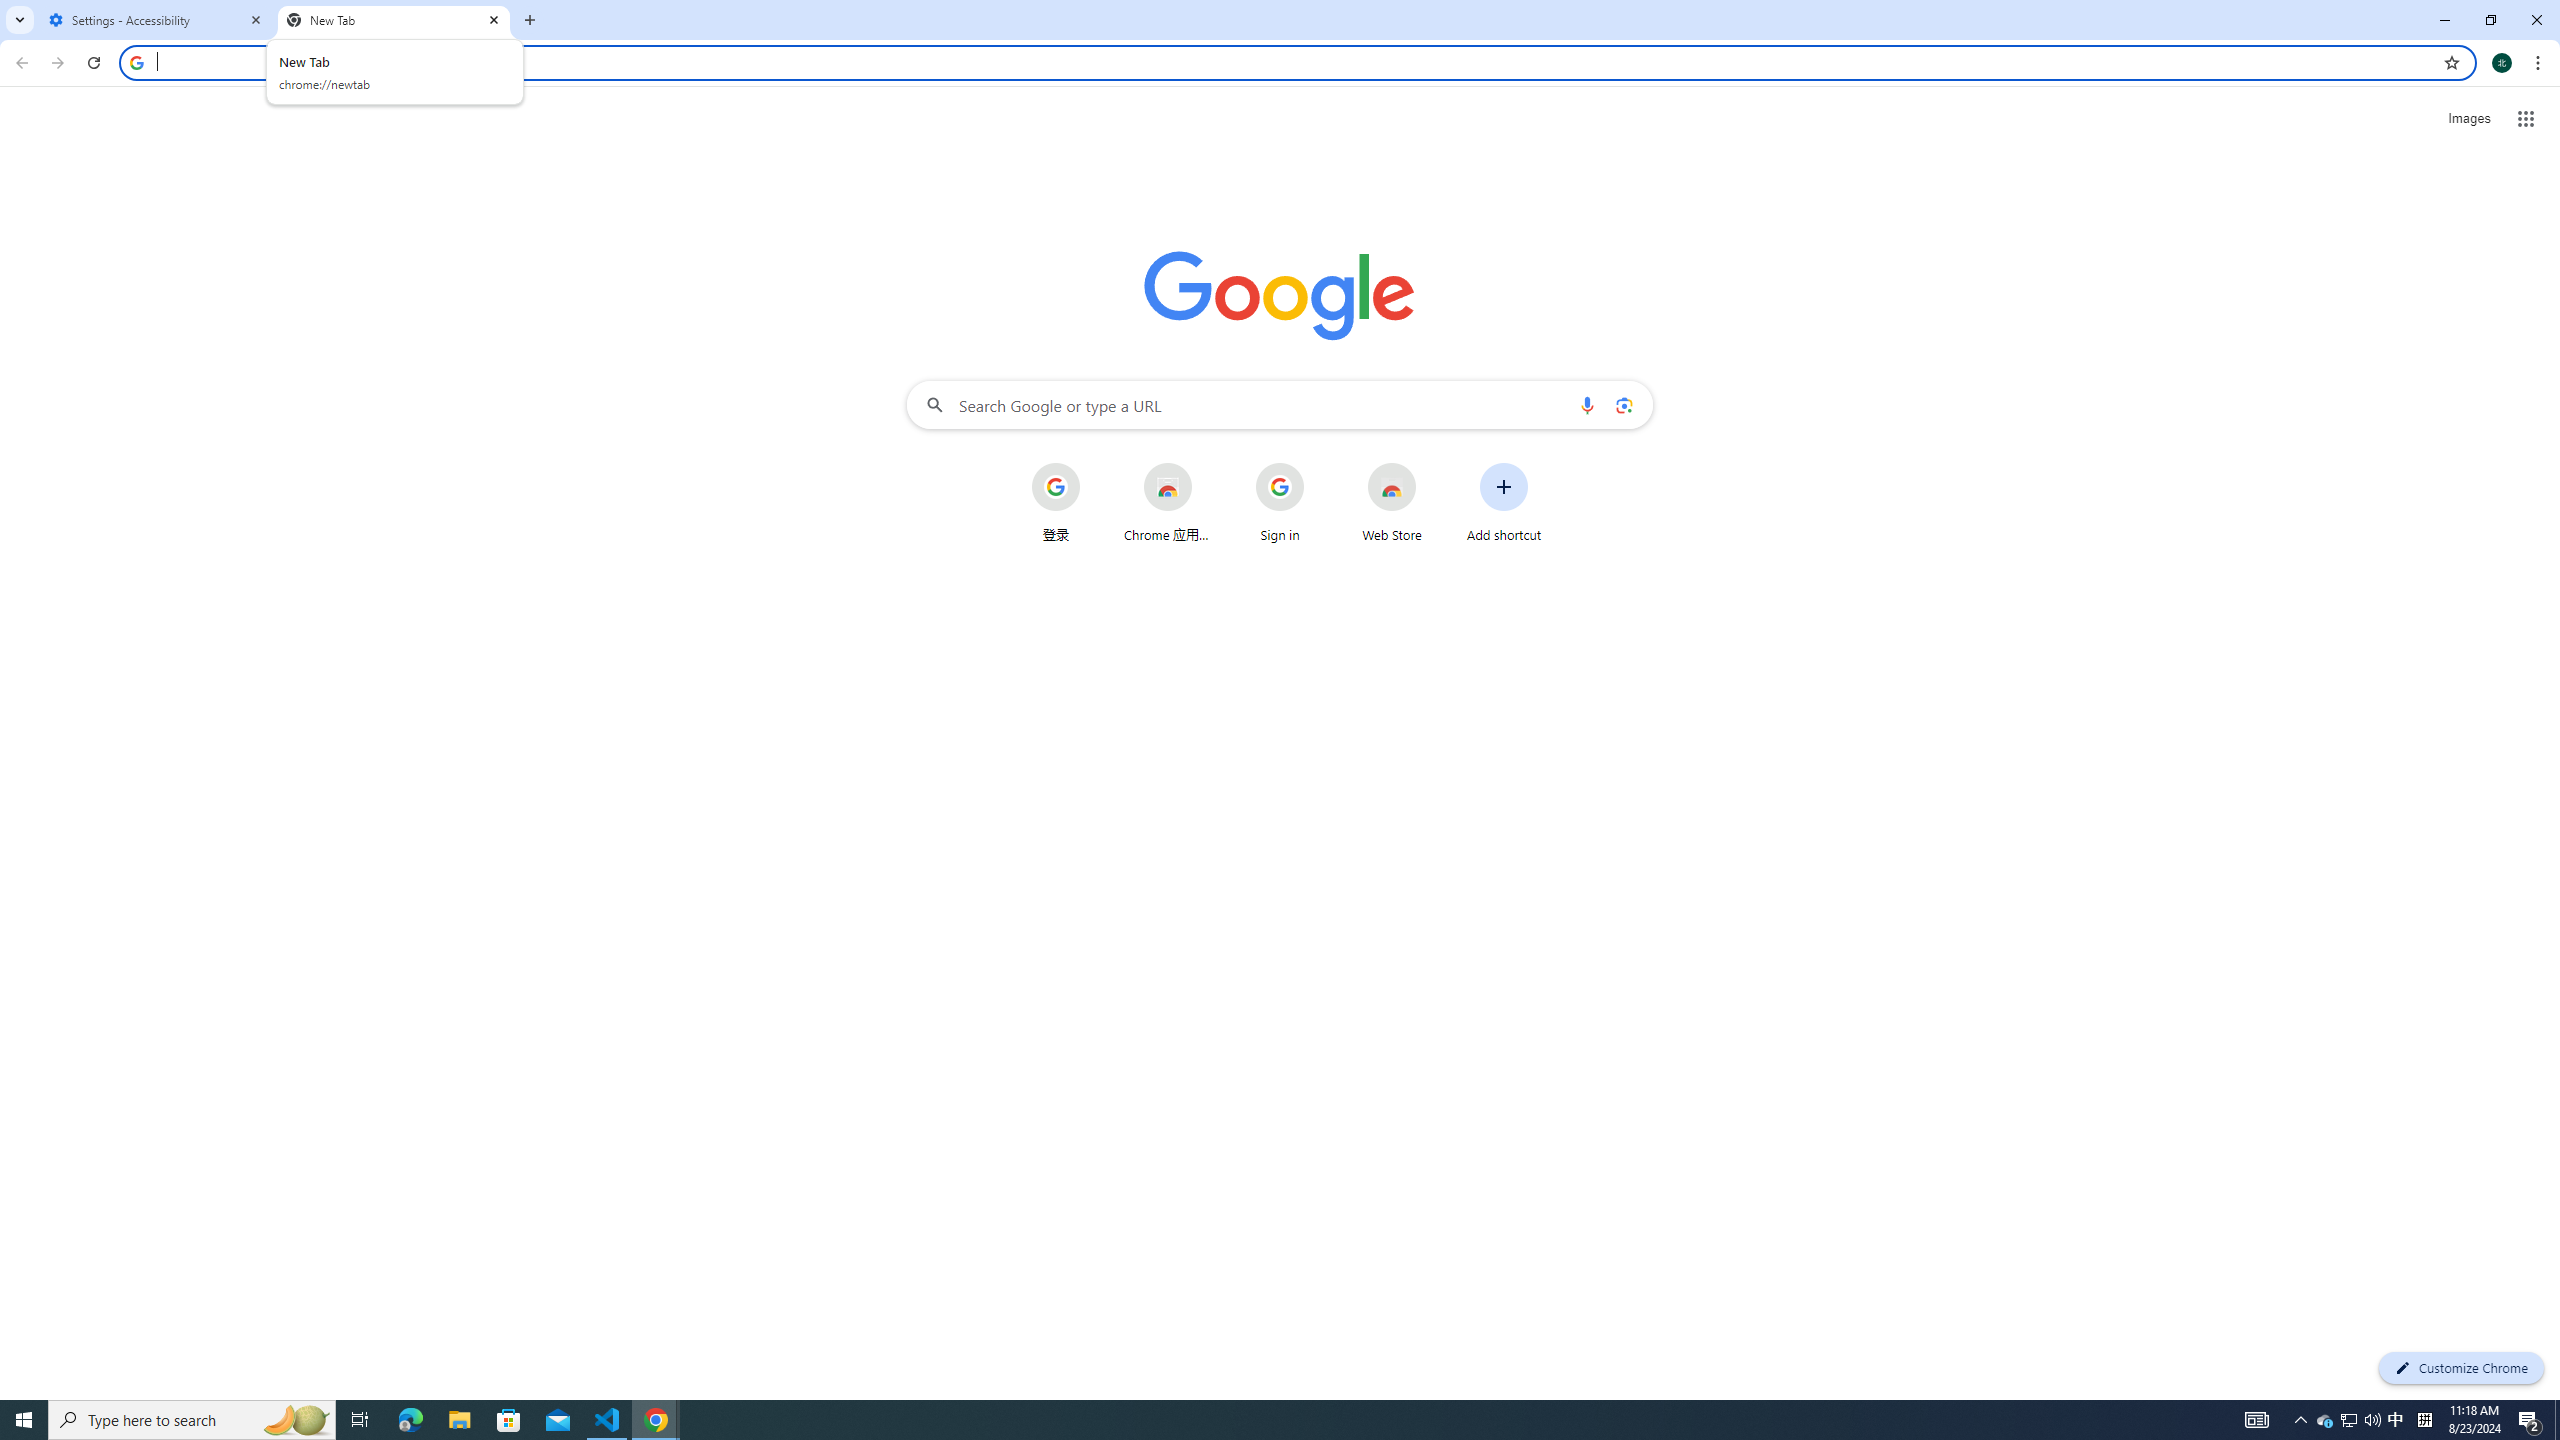 This screenshot has width=2560, height=1440. What do you see at coordinates (2469, 118) in the screenshot?
I see `'Search for Images '` at bounding box center [2469, 118].